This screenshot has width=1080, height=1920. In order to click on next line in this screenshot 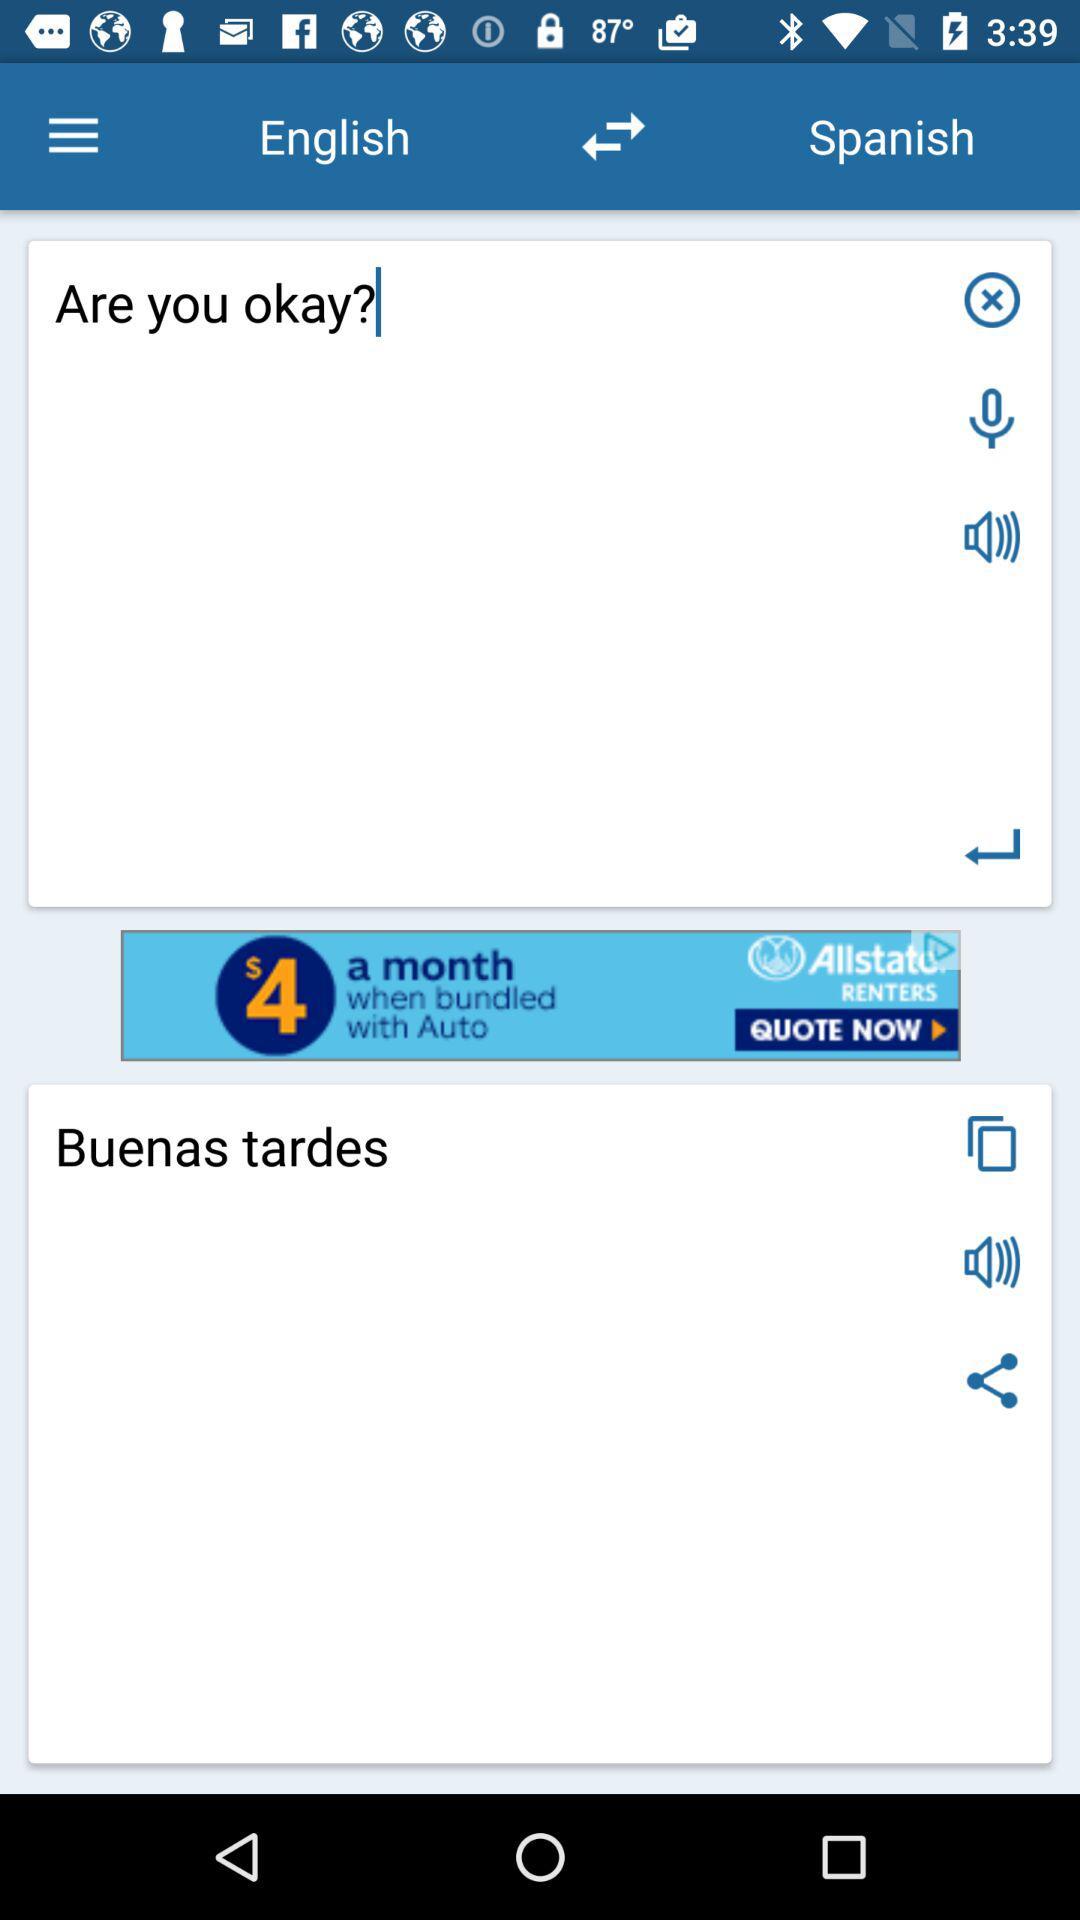, I will do `click(992, 847)`.